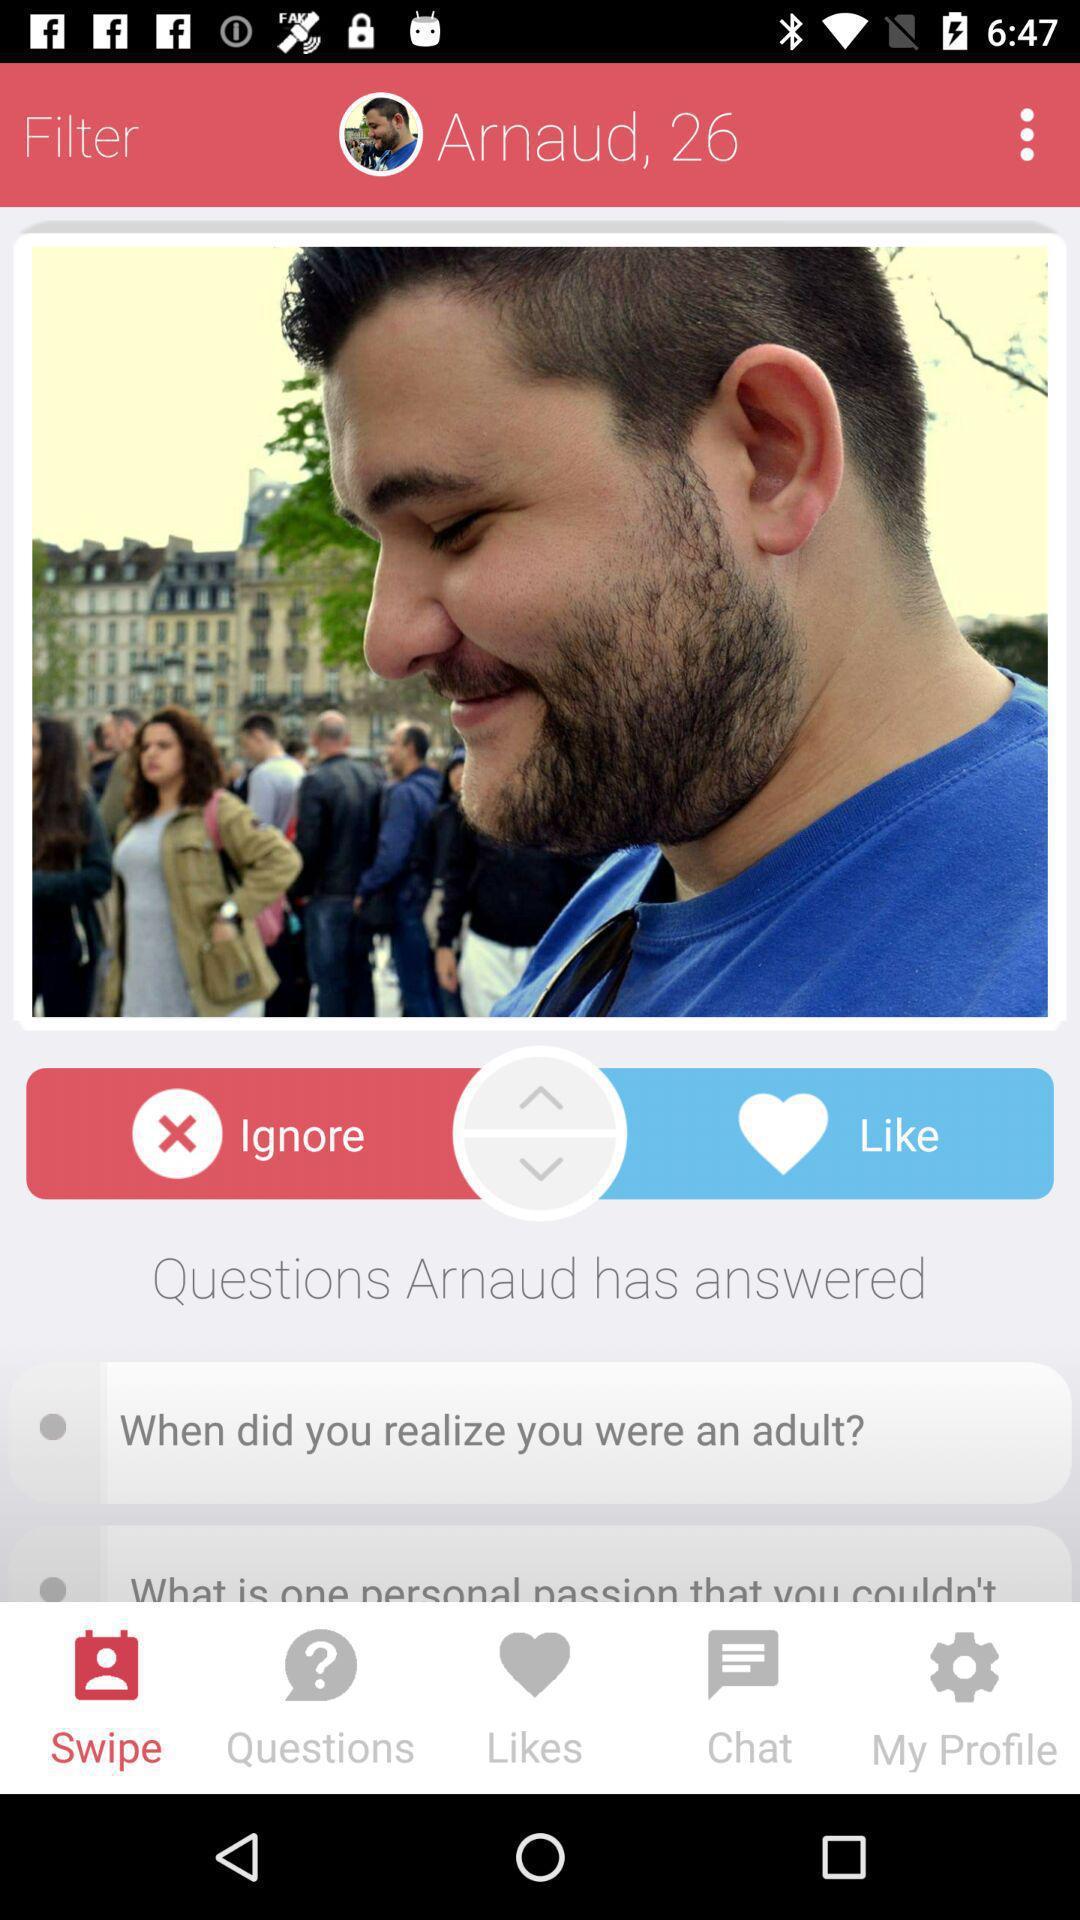 This screenshot has height=1920, width=1080. What do you see at coordinates (1027, 133) in the screenshot?
I see `icon at the top right corner` at bounding box center [1027, 133].